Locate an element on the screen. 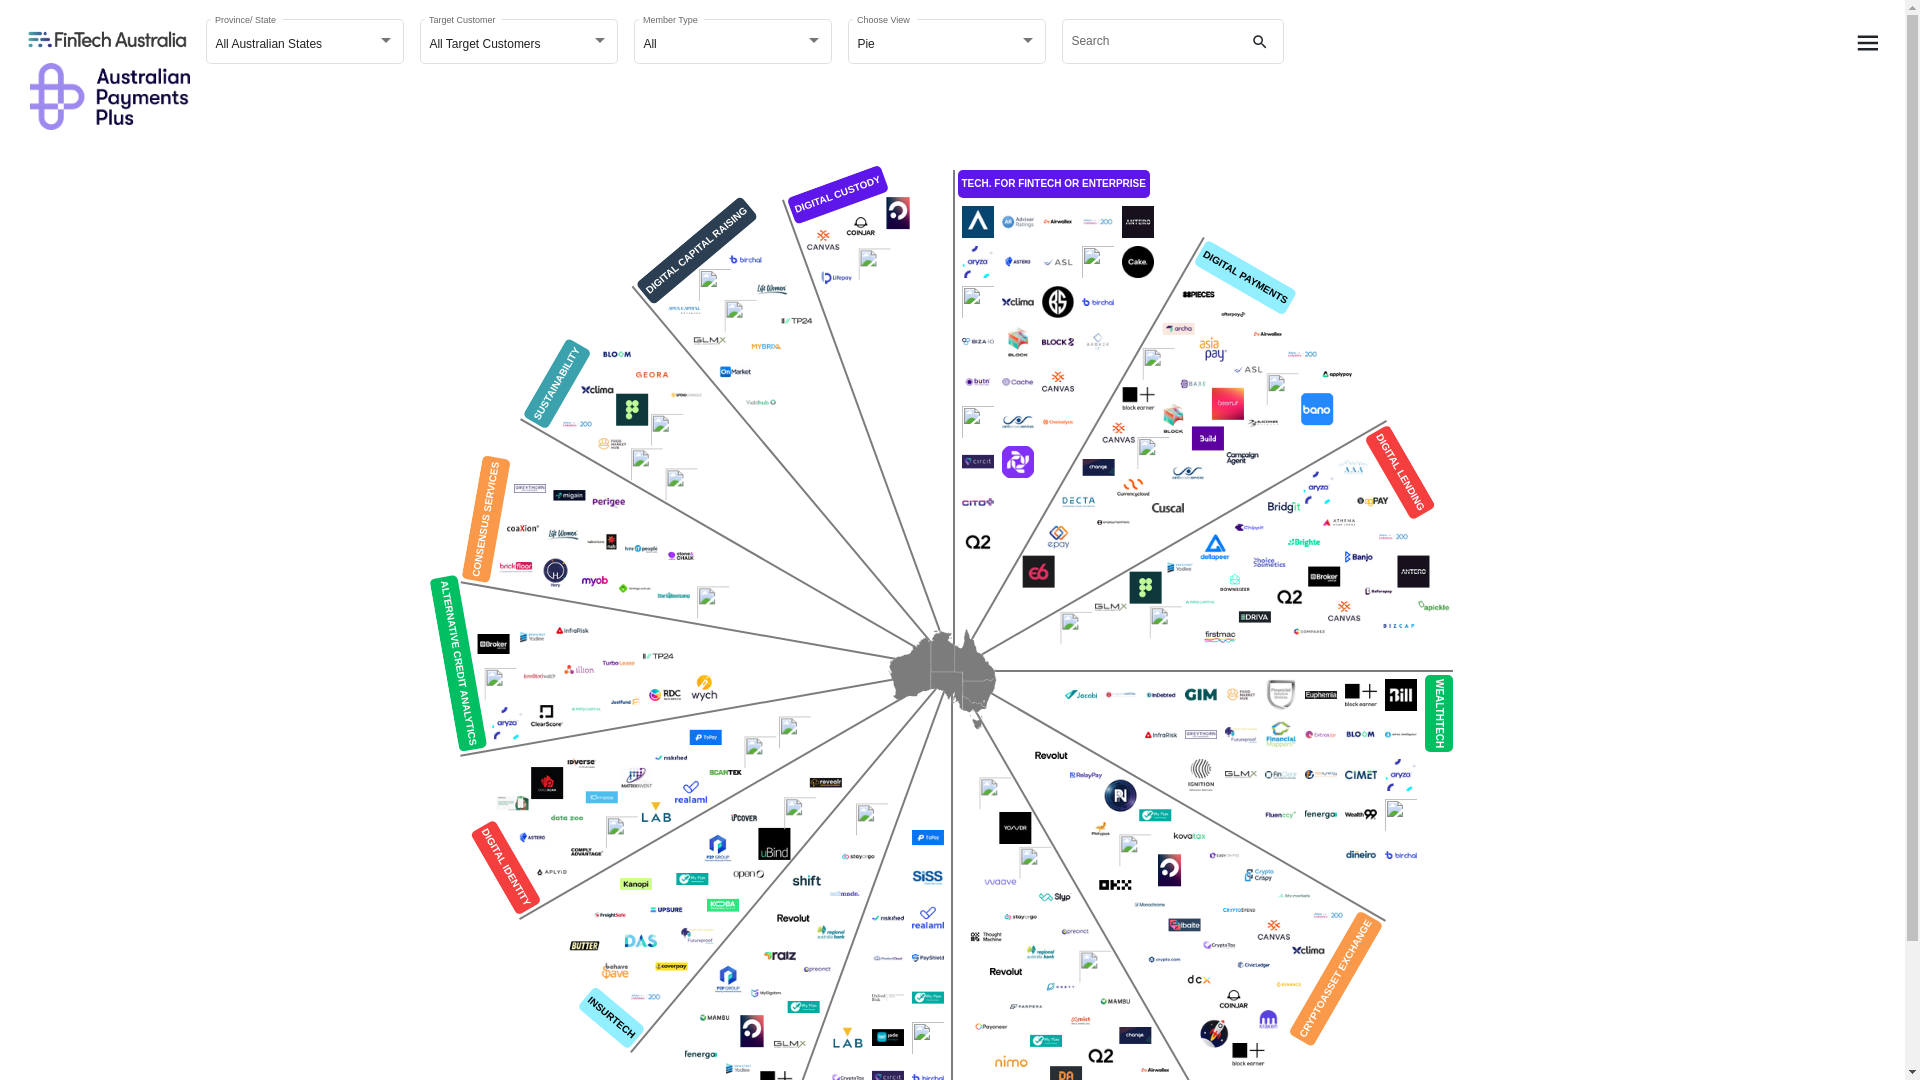  'Geora Pty Limited' is located at coordinates (652, 374).